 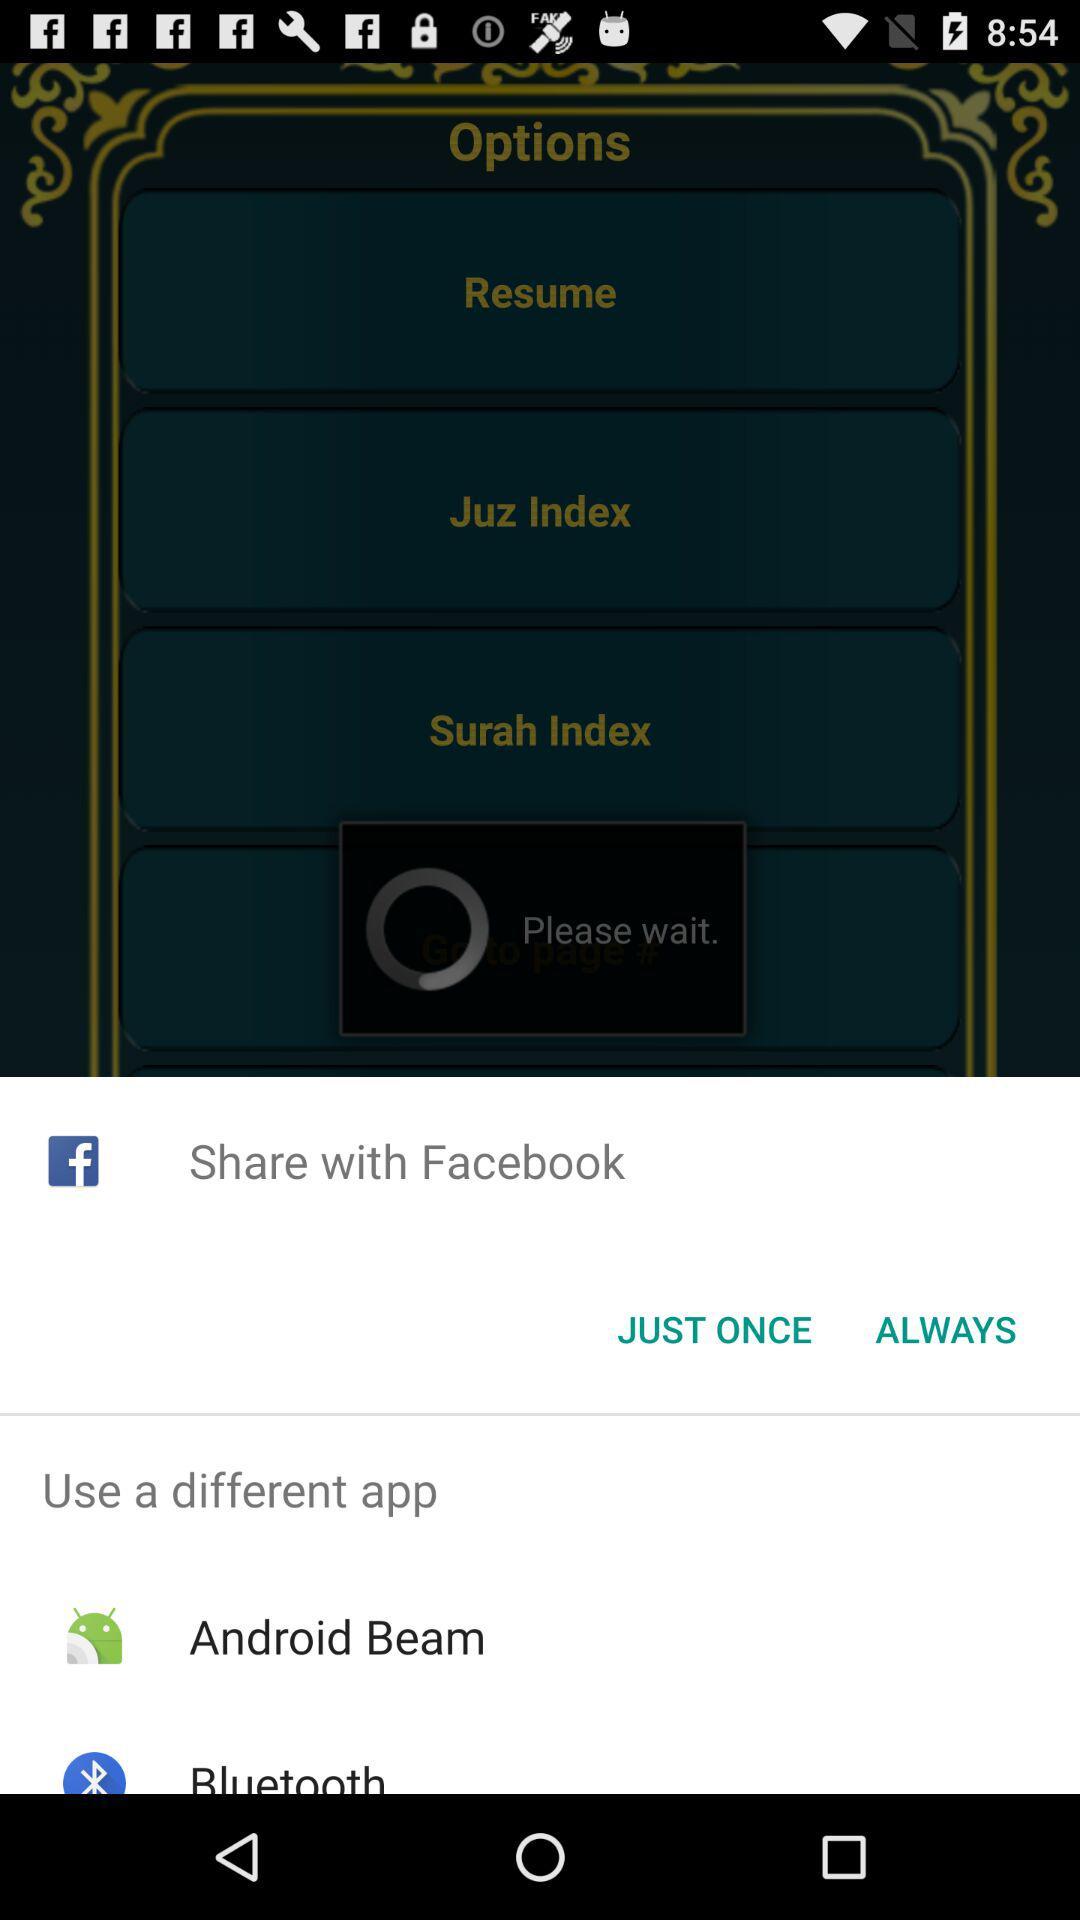 What do you see at coordinates (945, 1329) in the screenshot?
I see `always` at bounding box center [945, 1329].